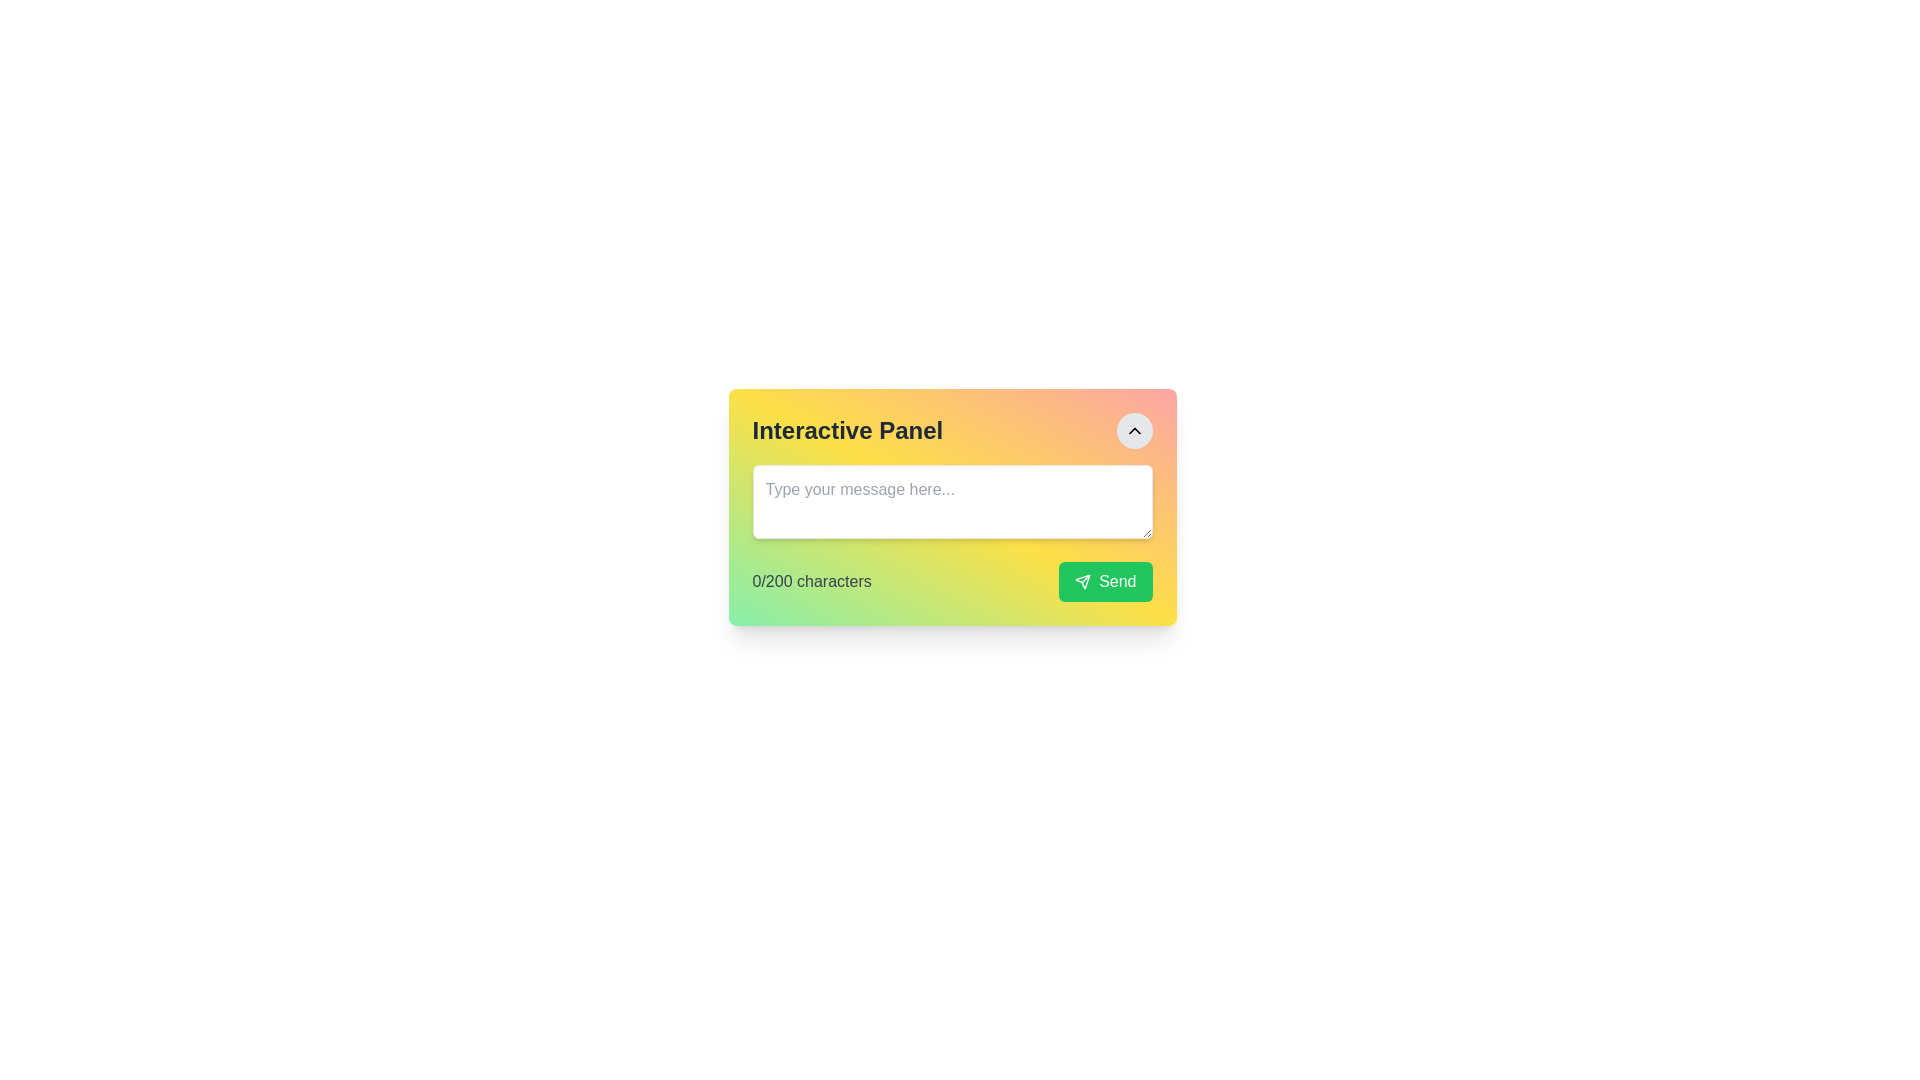  What do you see at coordinates (1116, 582) in the screenshot?
I see `the 'Send' button, which is a green rectangular button with the text 'Send' in white font, located in the bottom-right corner of a small card layout` at bounding box center [1116, 582].